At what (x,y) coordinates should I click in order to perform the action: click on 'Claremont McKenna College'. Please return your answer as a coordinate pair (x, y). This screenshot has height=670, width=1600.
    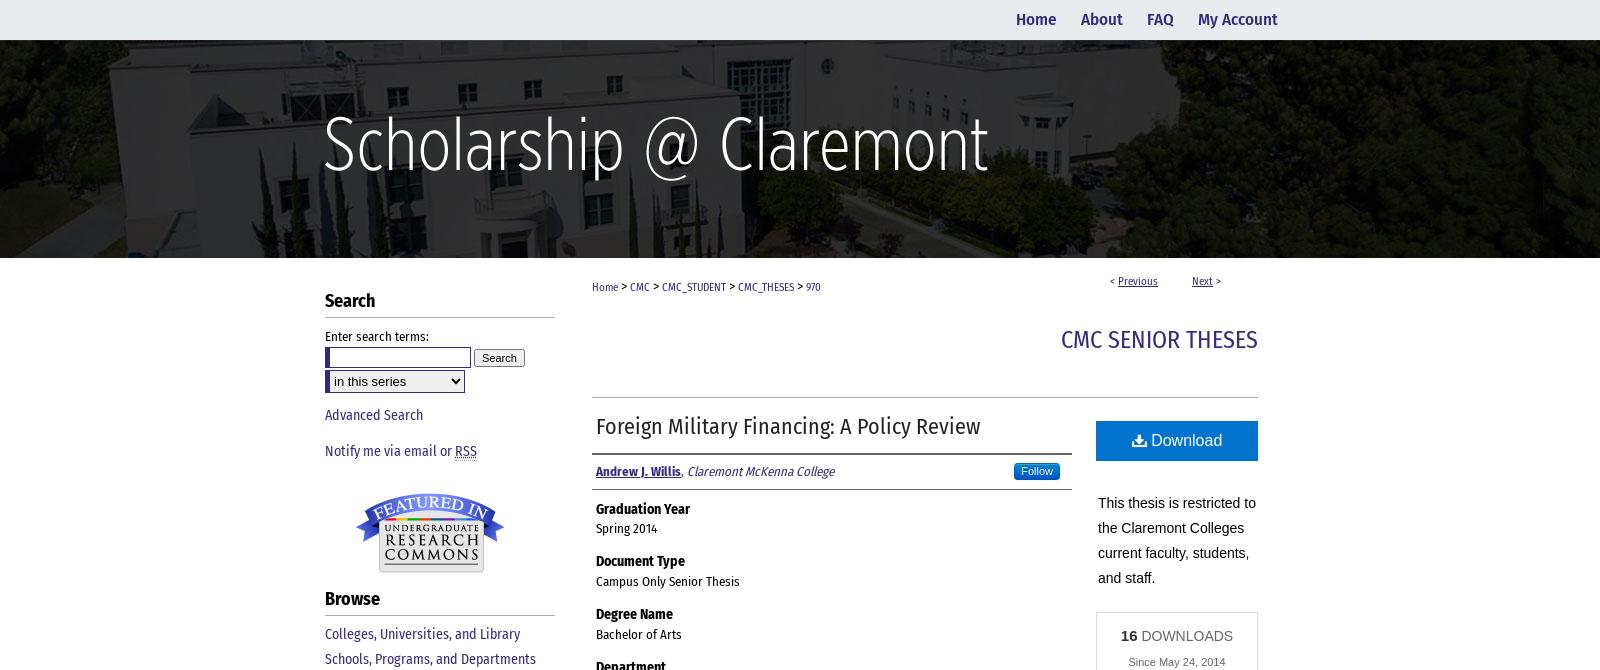
    Looking at the image, I should click on (687, 470).